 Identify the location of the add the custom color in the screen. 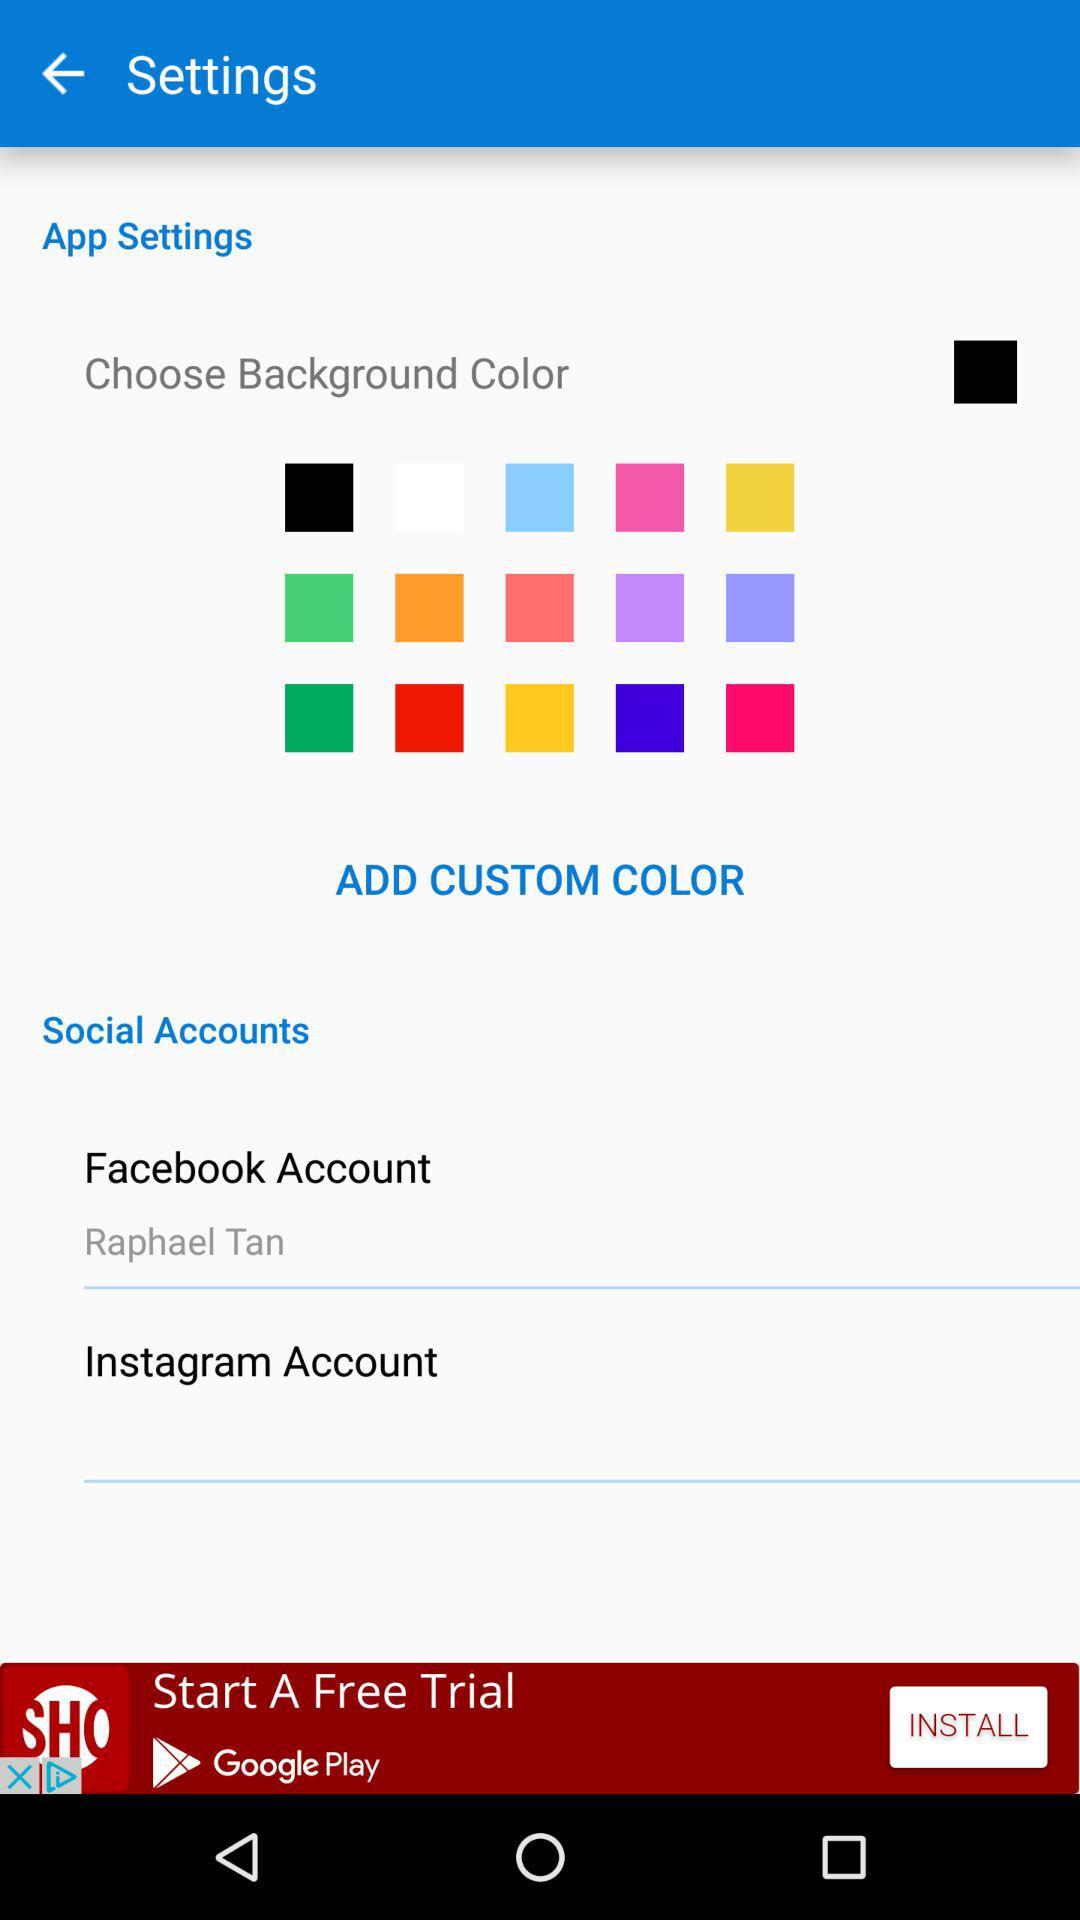
(649, 497).